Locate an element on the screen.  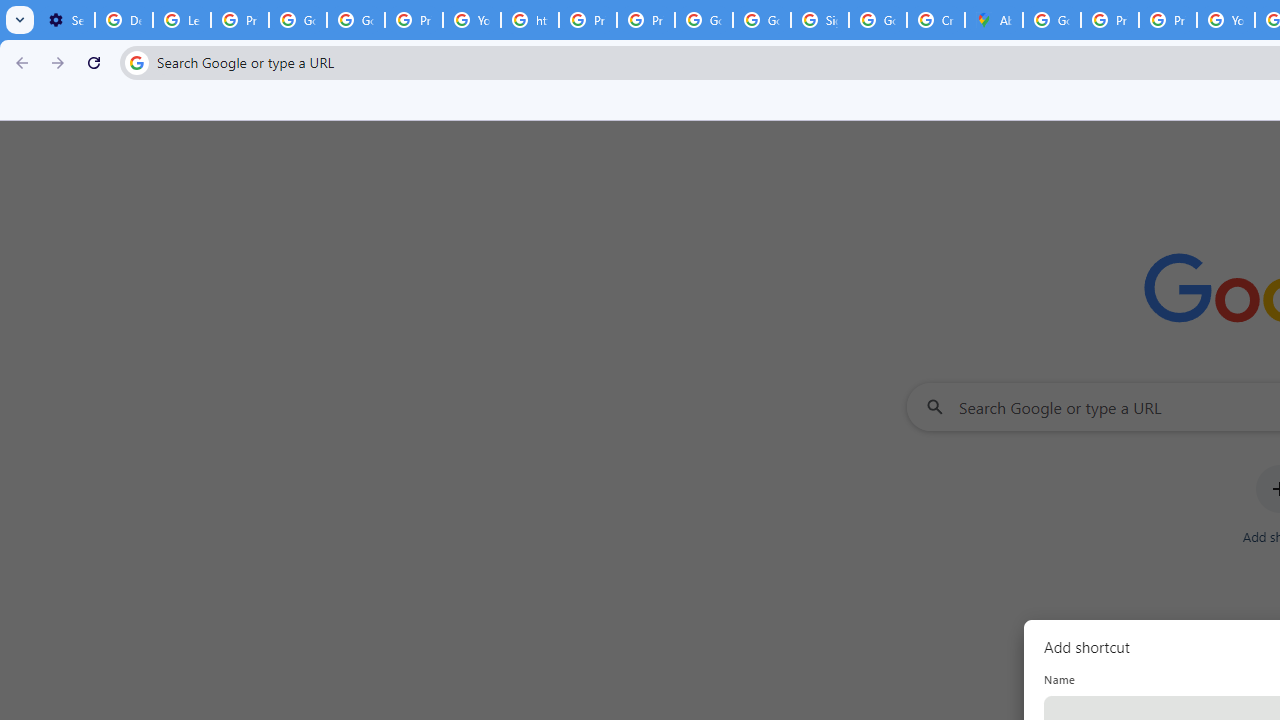
'Sign in - Google Accounts' is located at coordinates (819, 20).